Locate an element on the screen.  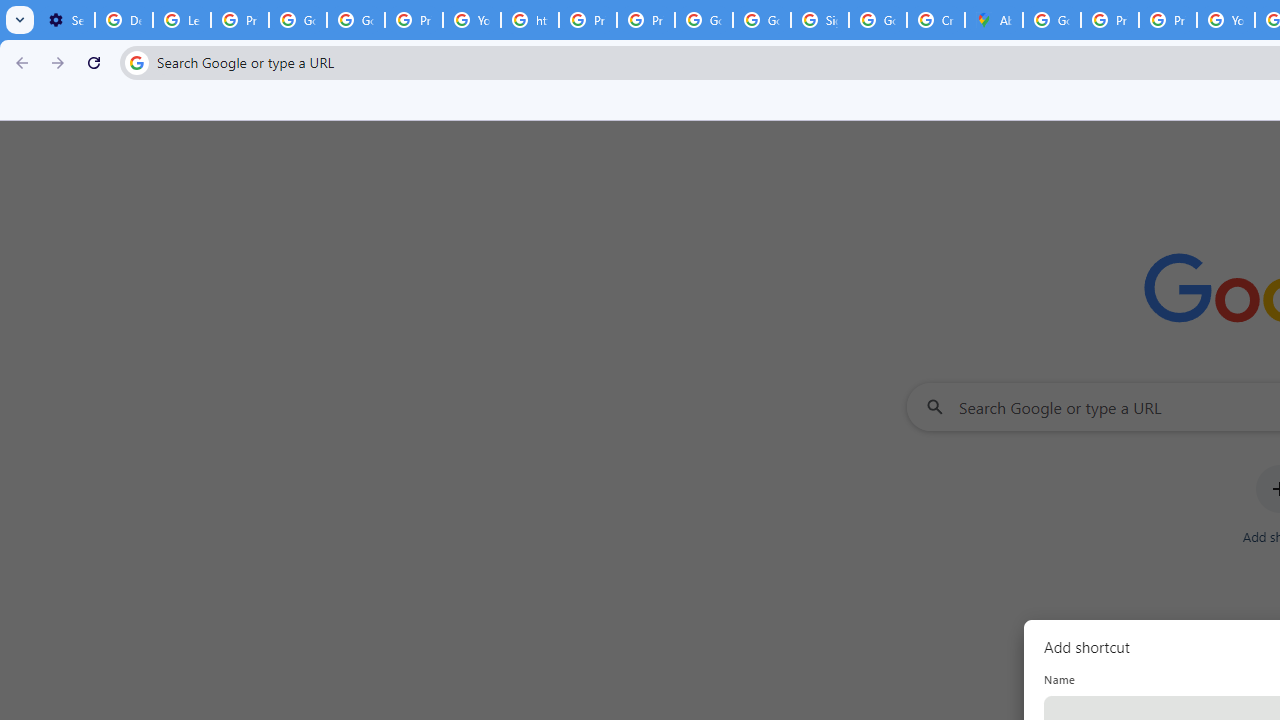
'Sign in - Google Accounts' is located at coordinates (819, 20).